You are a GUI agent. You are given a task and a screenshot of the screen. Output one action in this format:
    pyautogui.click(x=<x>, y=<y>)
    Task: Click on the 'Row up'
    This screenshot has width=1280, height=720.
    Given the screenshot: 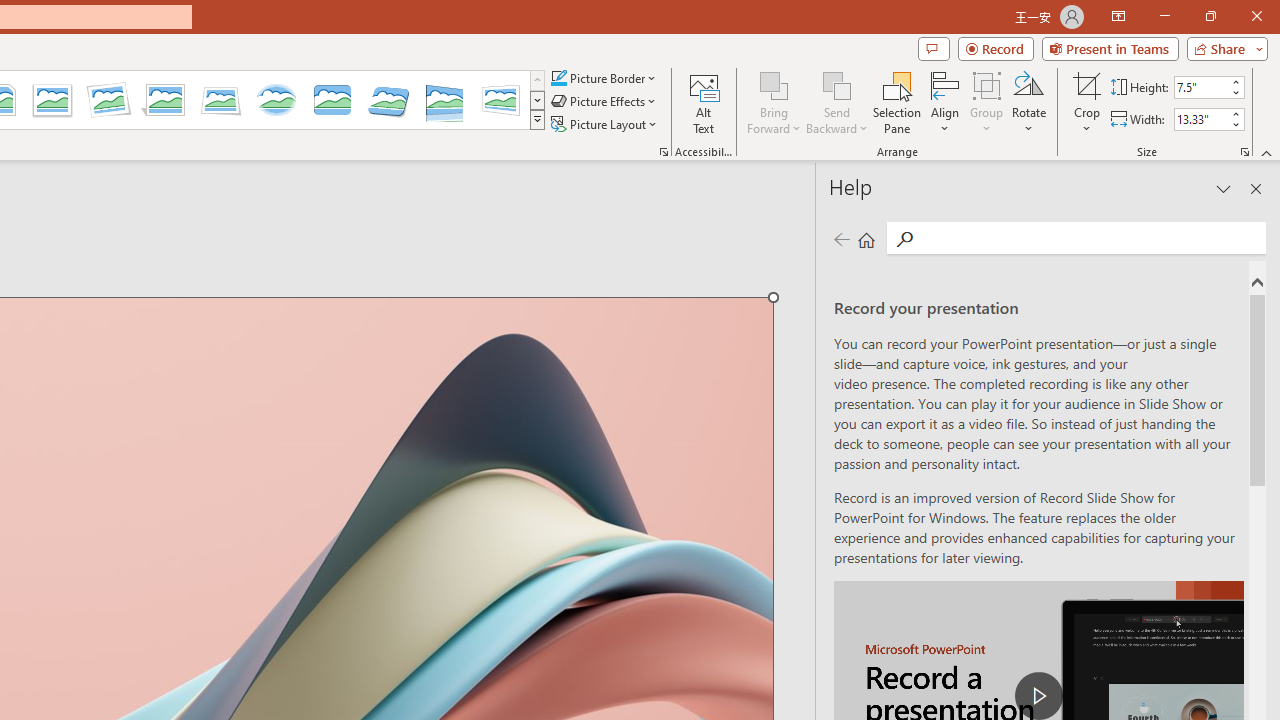 What is the action you would take?
    pyautogui.click(x=537, y=79)
    